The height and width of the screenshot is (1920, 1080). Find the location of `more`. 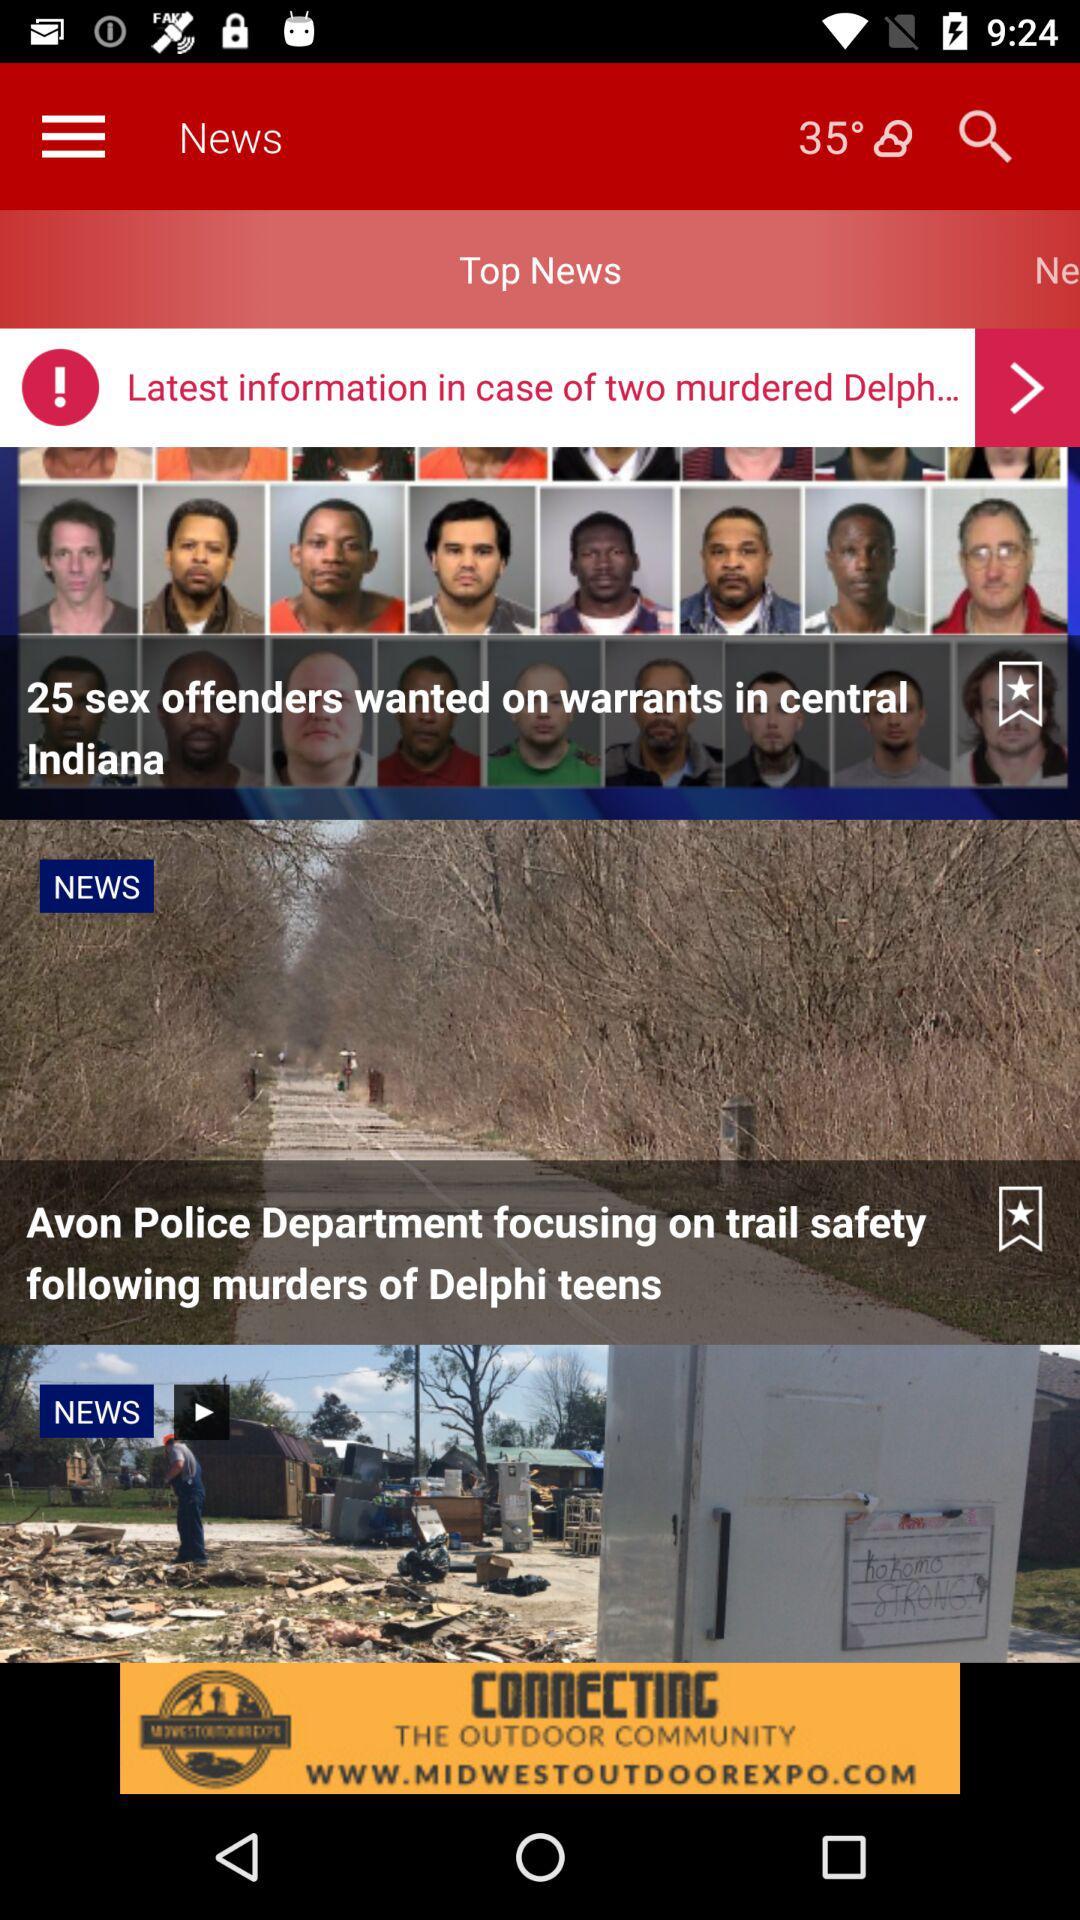

more is located at coordinates (72, 135).